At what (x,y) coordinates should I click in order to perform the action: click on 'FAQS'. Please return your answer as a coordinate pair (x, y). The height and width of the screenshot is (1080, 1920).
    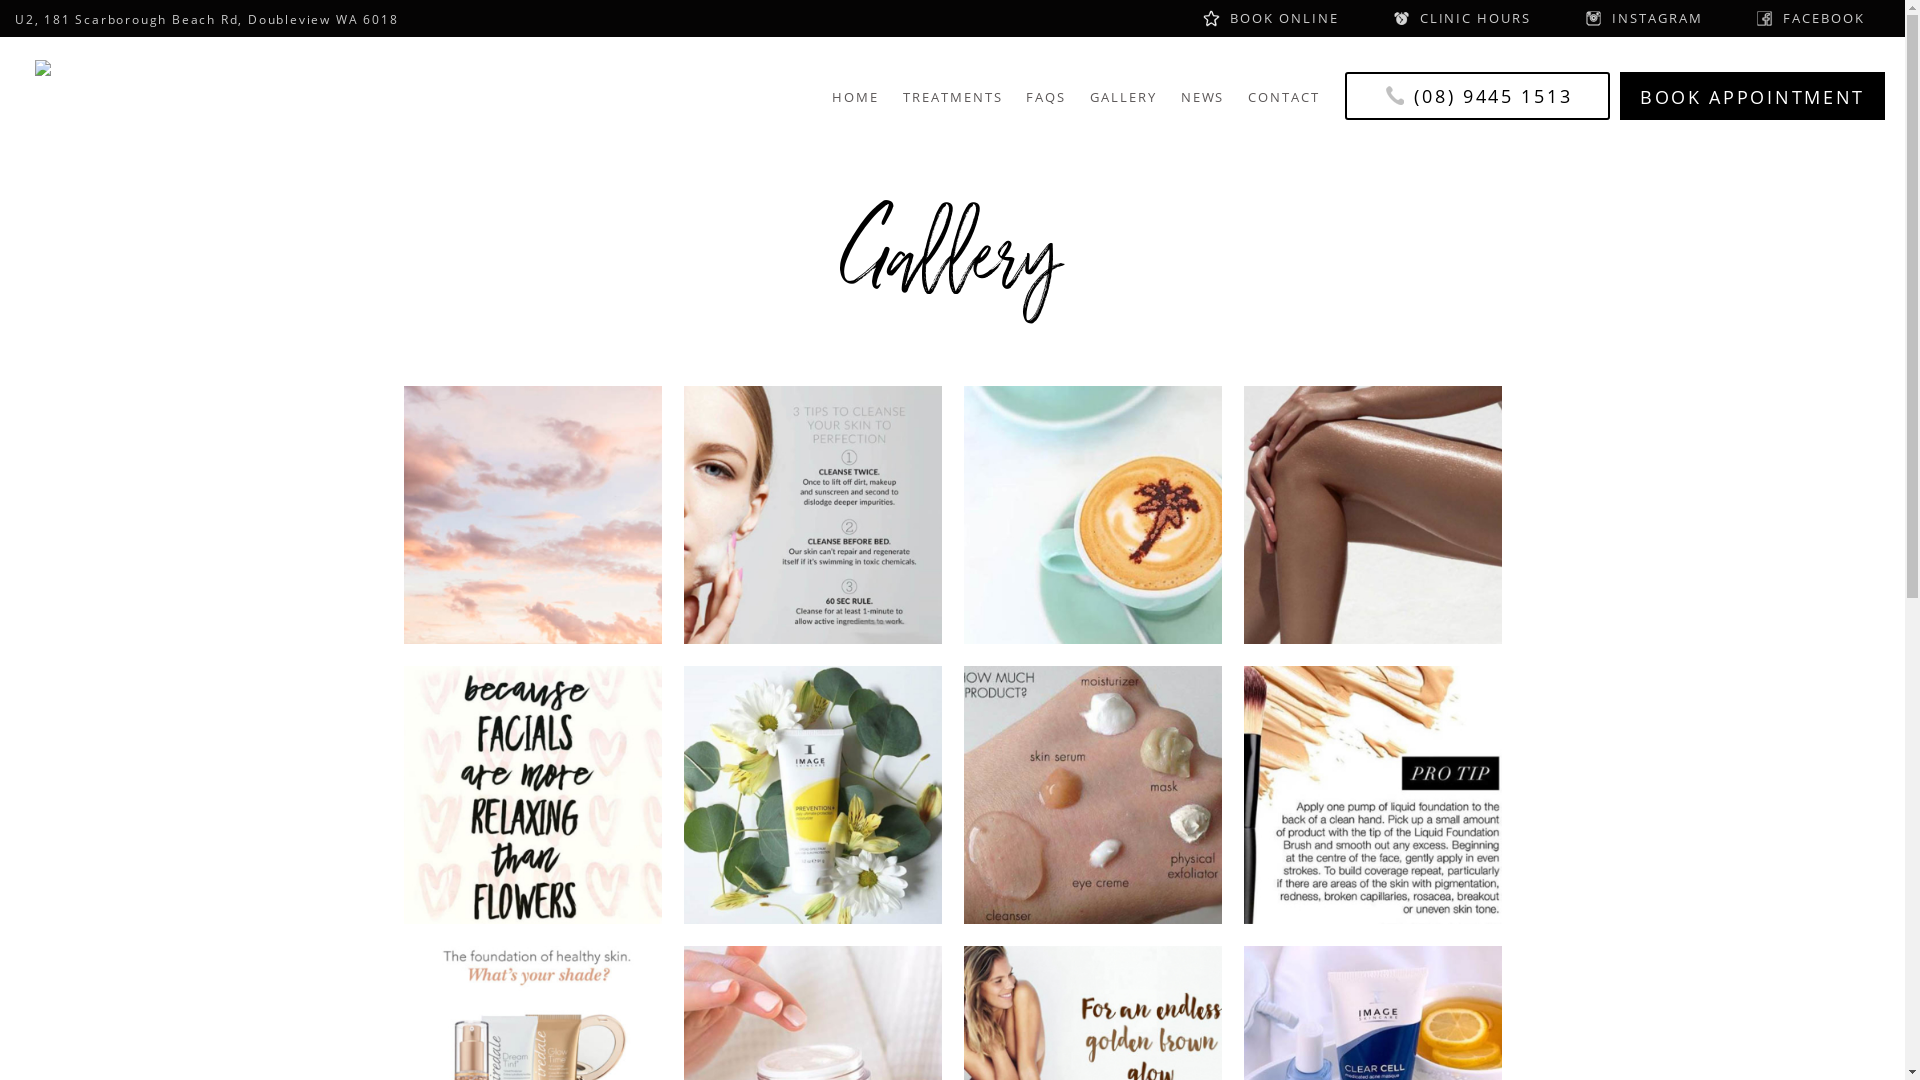
    Looking at the image, I should click on (1016, 103).